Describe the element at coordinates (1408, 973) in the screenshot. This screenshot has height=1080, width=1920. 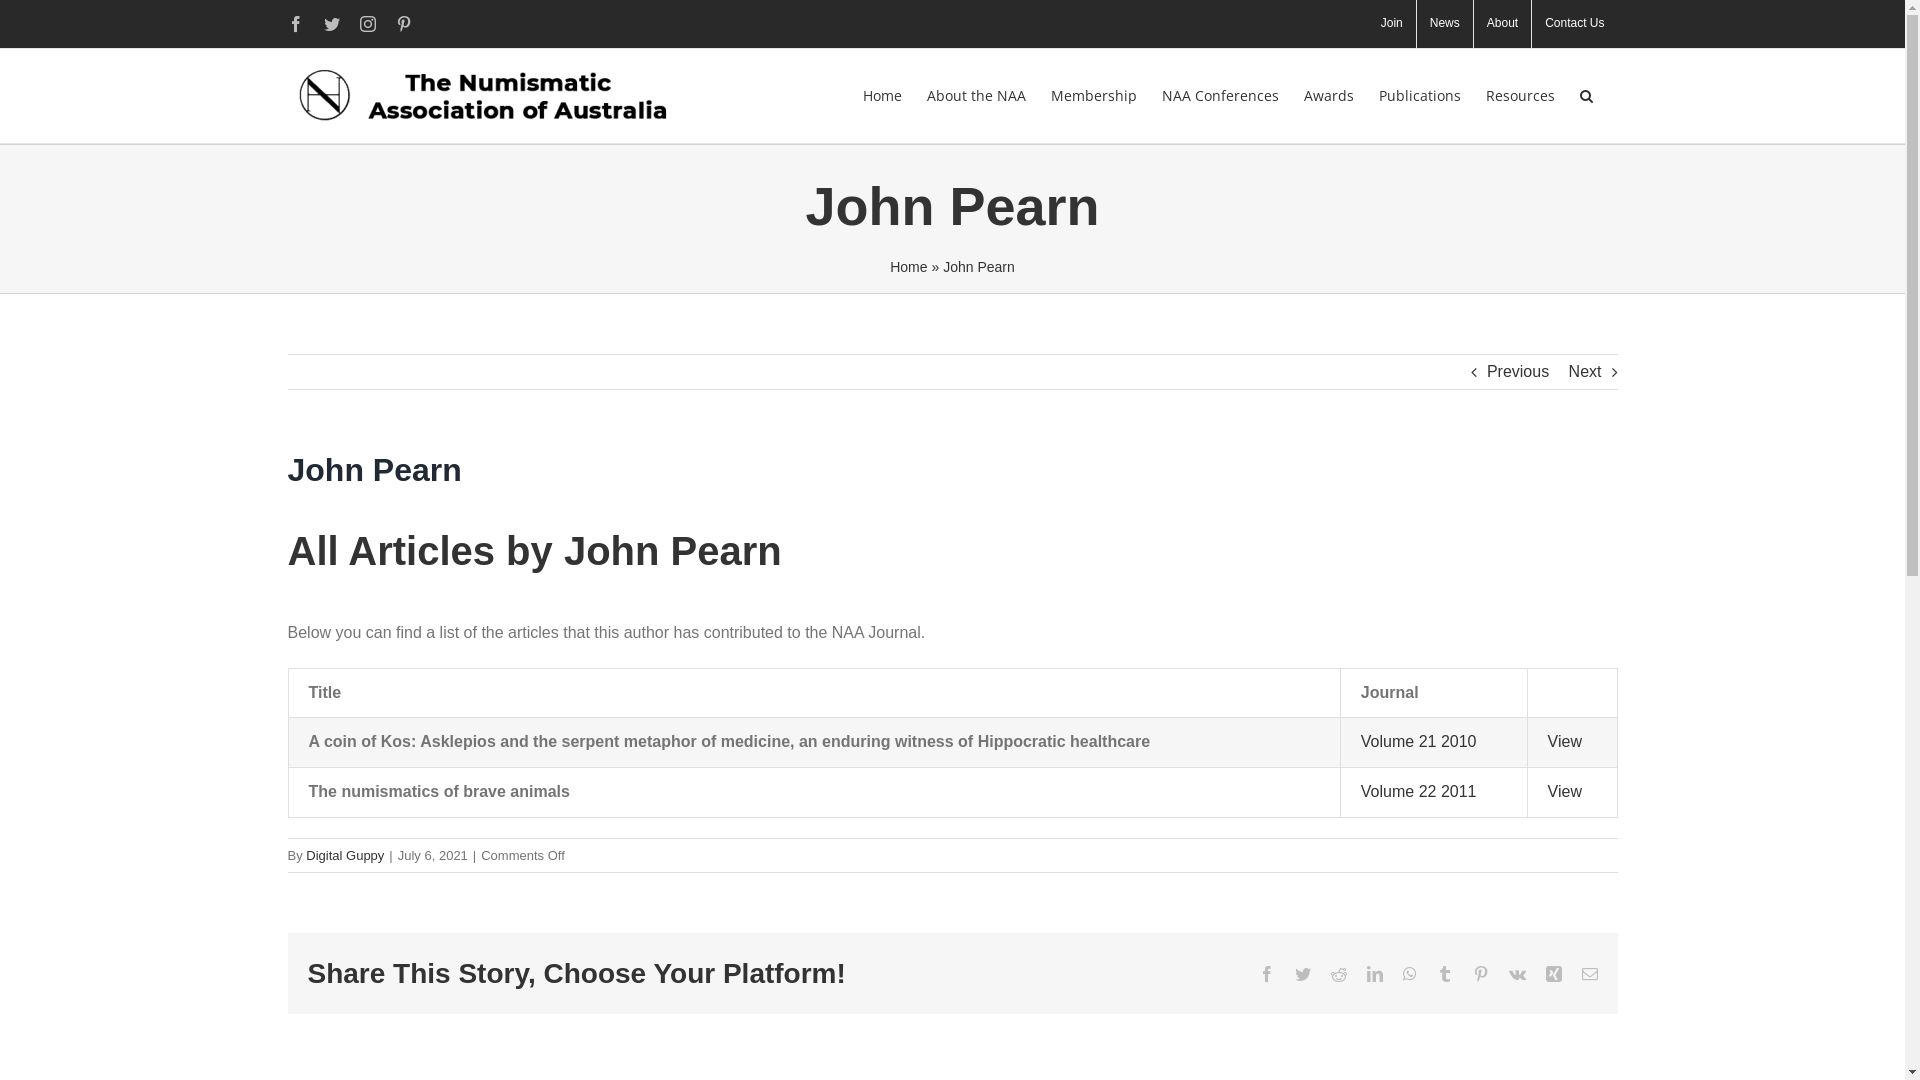
I see `'WhatsApp'` at that location.